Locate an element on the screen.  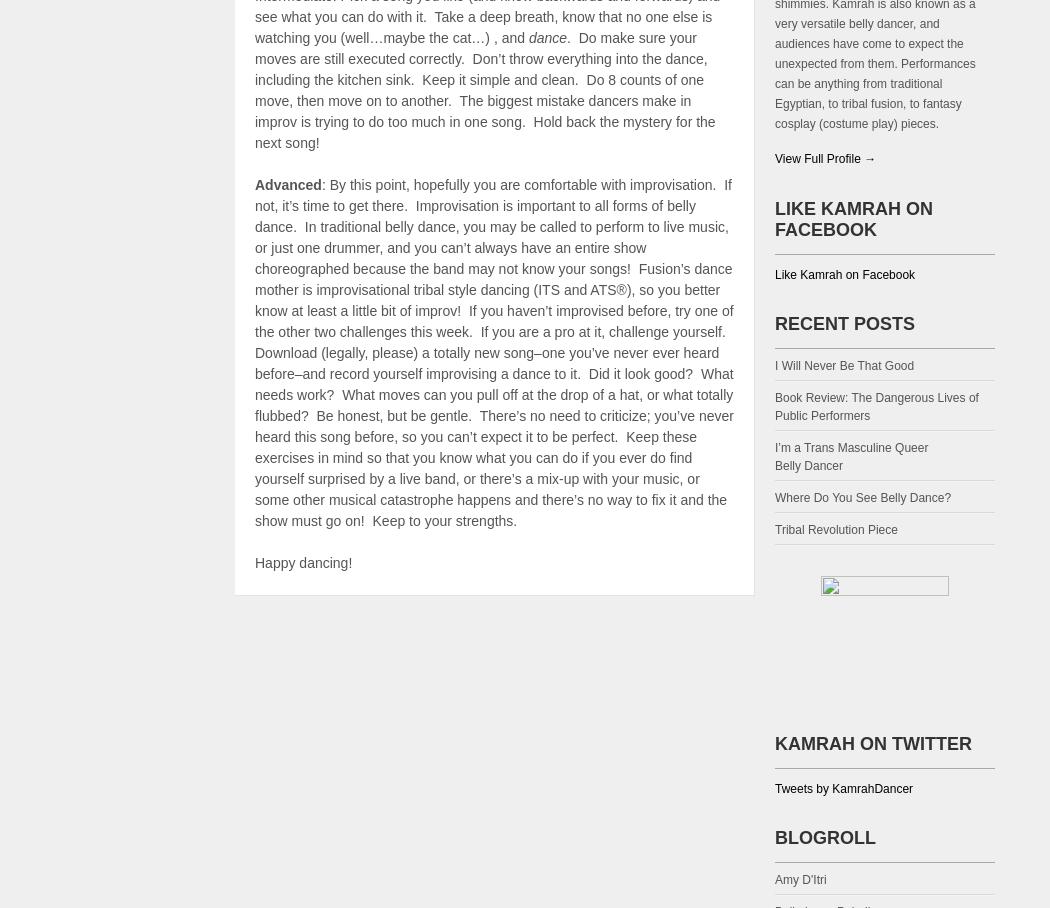
'Recent Posts' is located at coordinates (775, 321).